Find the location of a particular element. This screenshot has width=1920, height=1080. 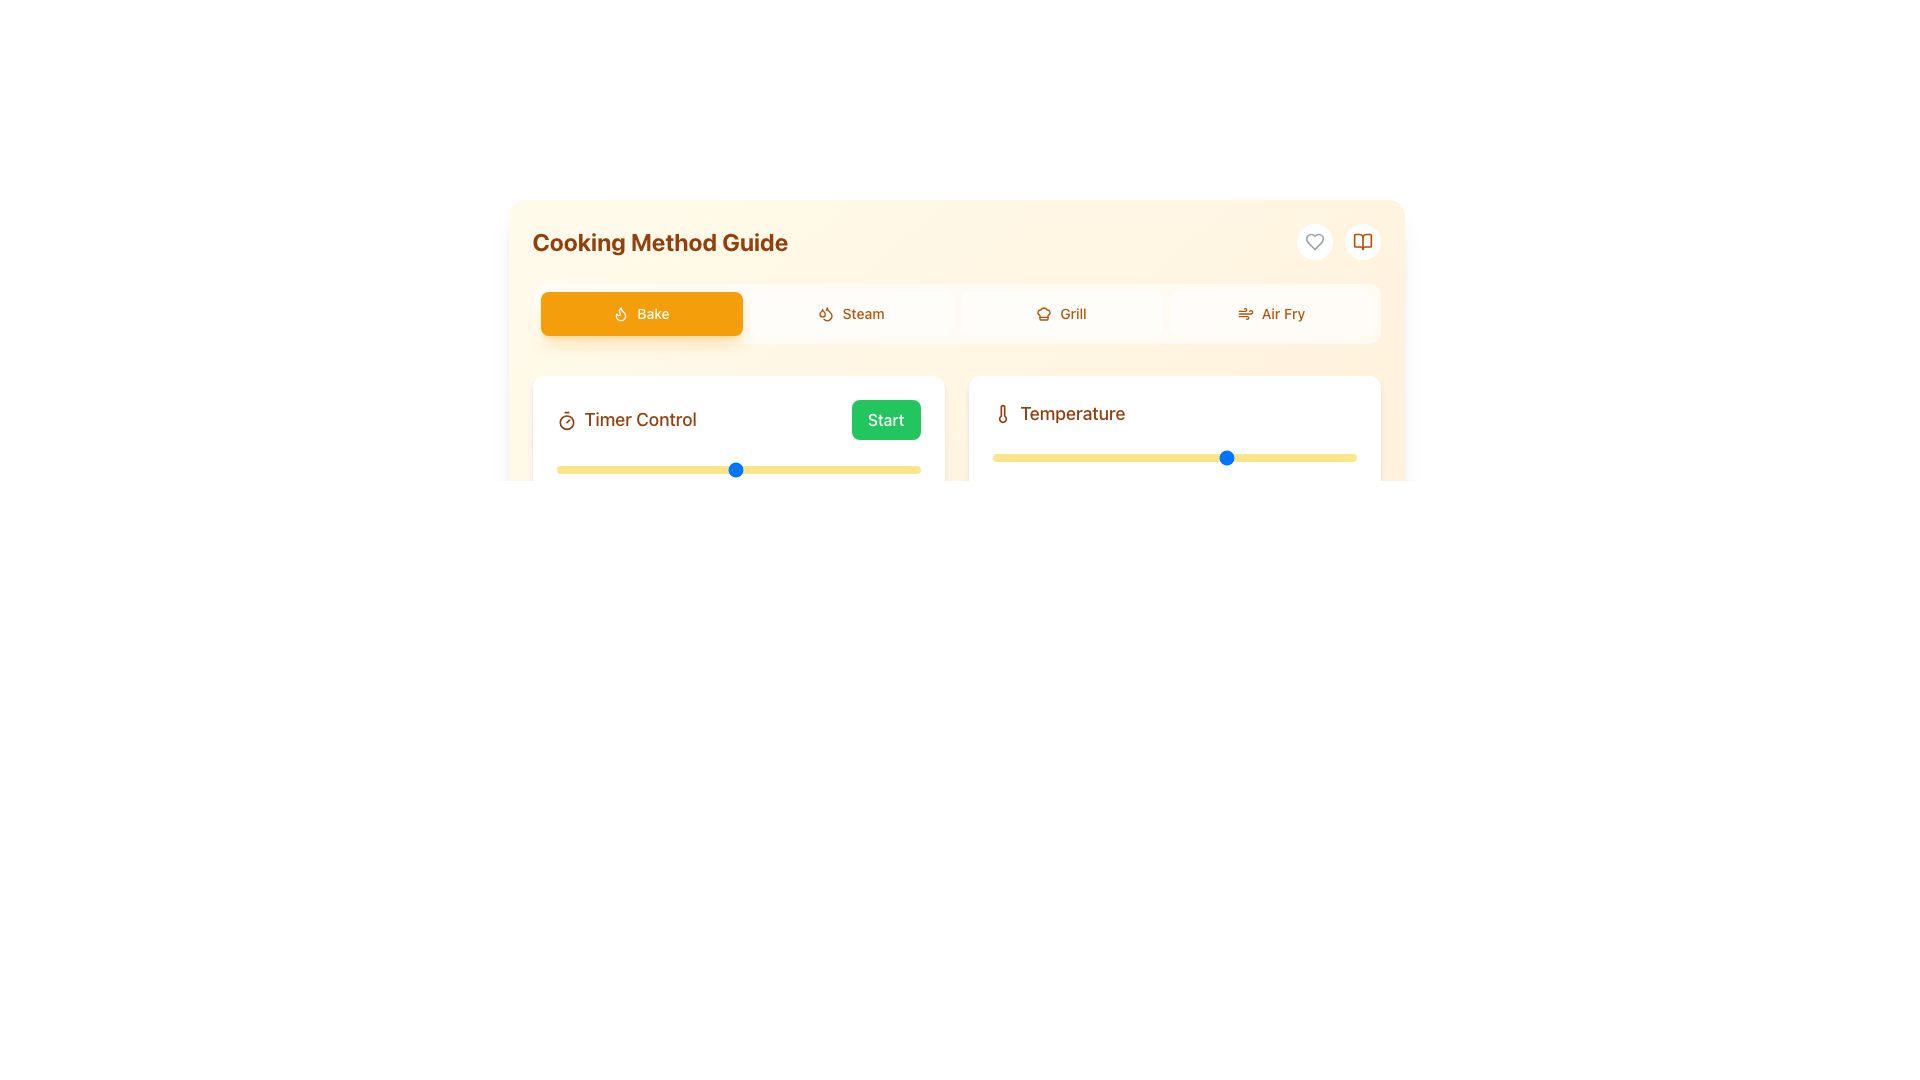

the temperature slider is located at coordinates (1277, 458).